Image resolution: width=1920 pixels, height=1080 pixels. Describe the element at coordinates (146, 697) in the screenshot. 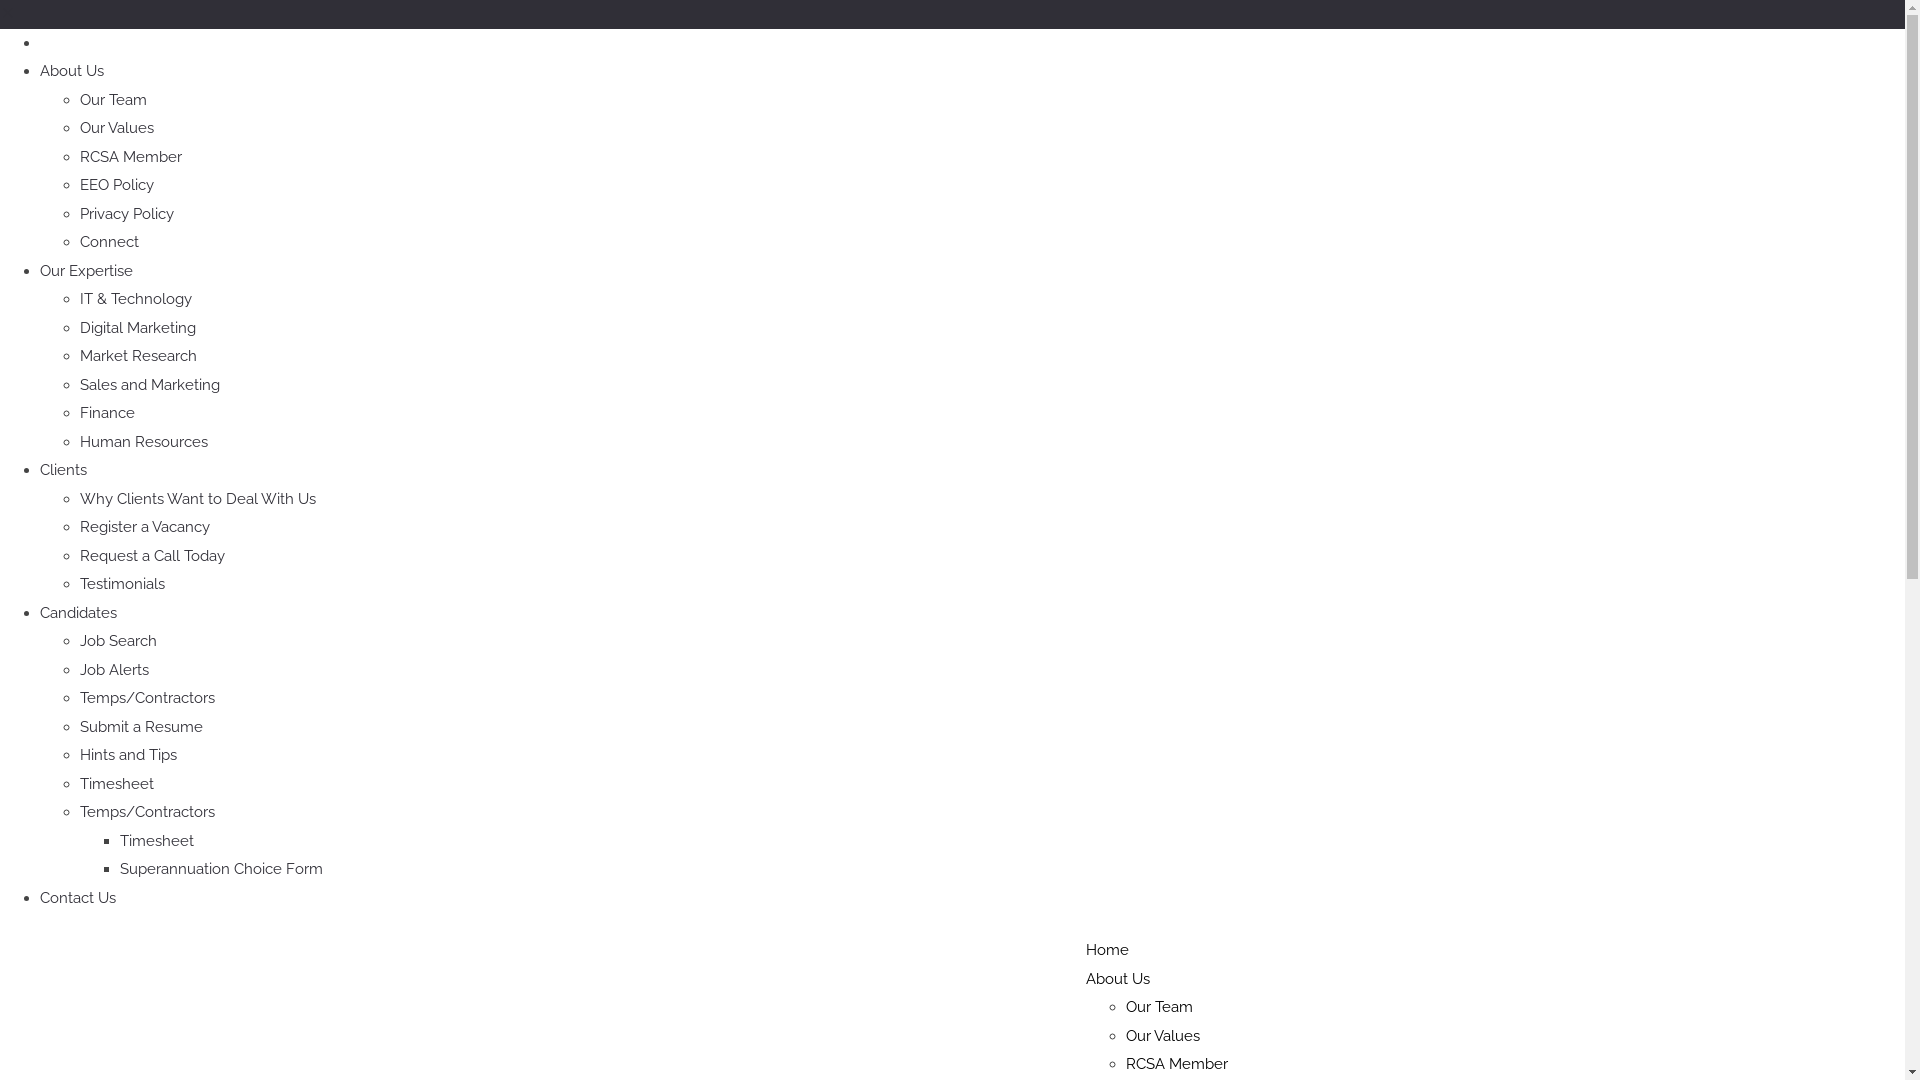

I see `'Temps/Contractors'` at that location.